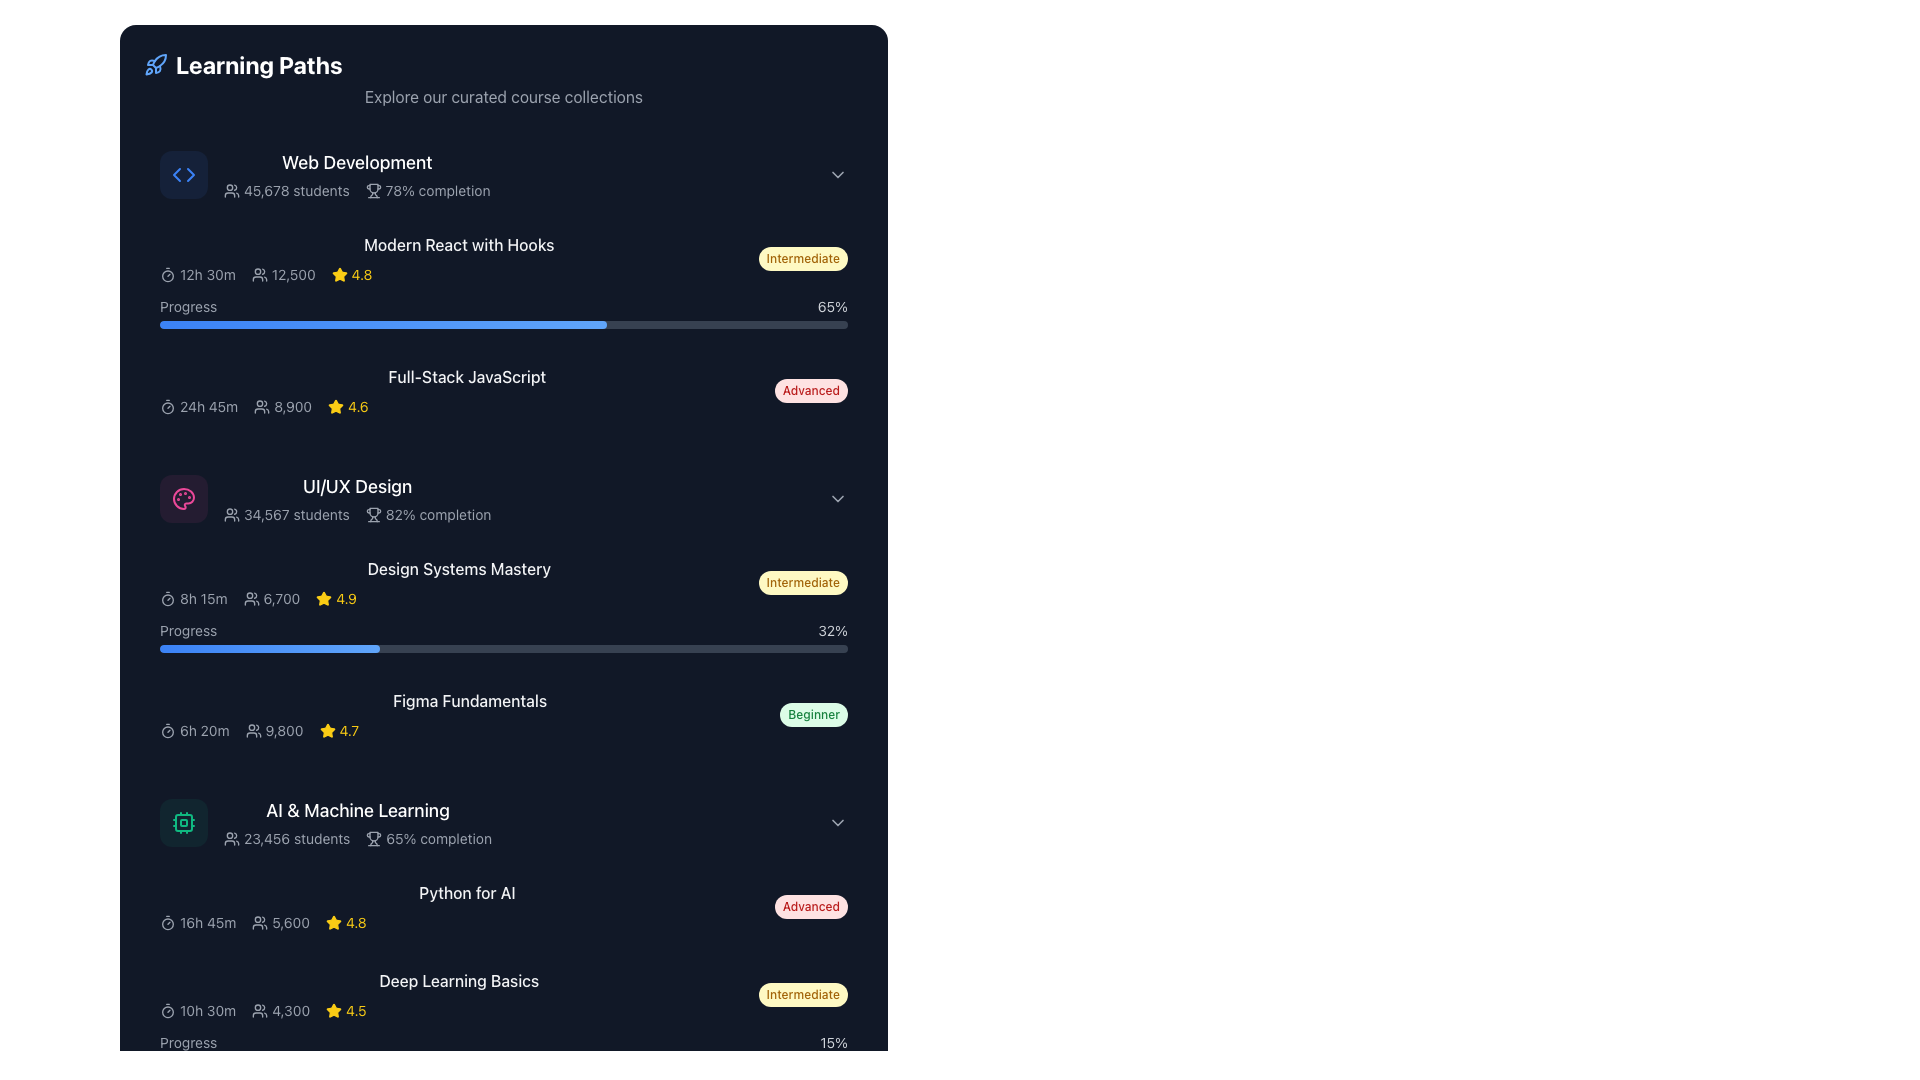 This screenshot has width=1920, height=1080. Describe the element at coordinates (458, 979) in the screenshot. I see `the text label displaying 'Deep Learning Basics' positioned under the 'AI & Machine Learning' section` at that location.